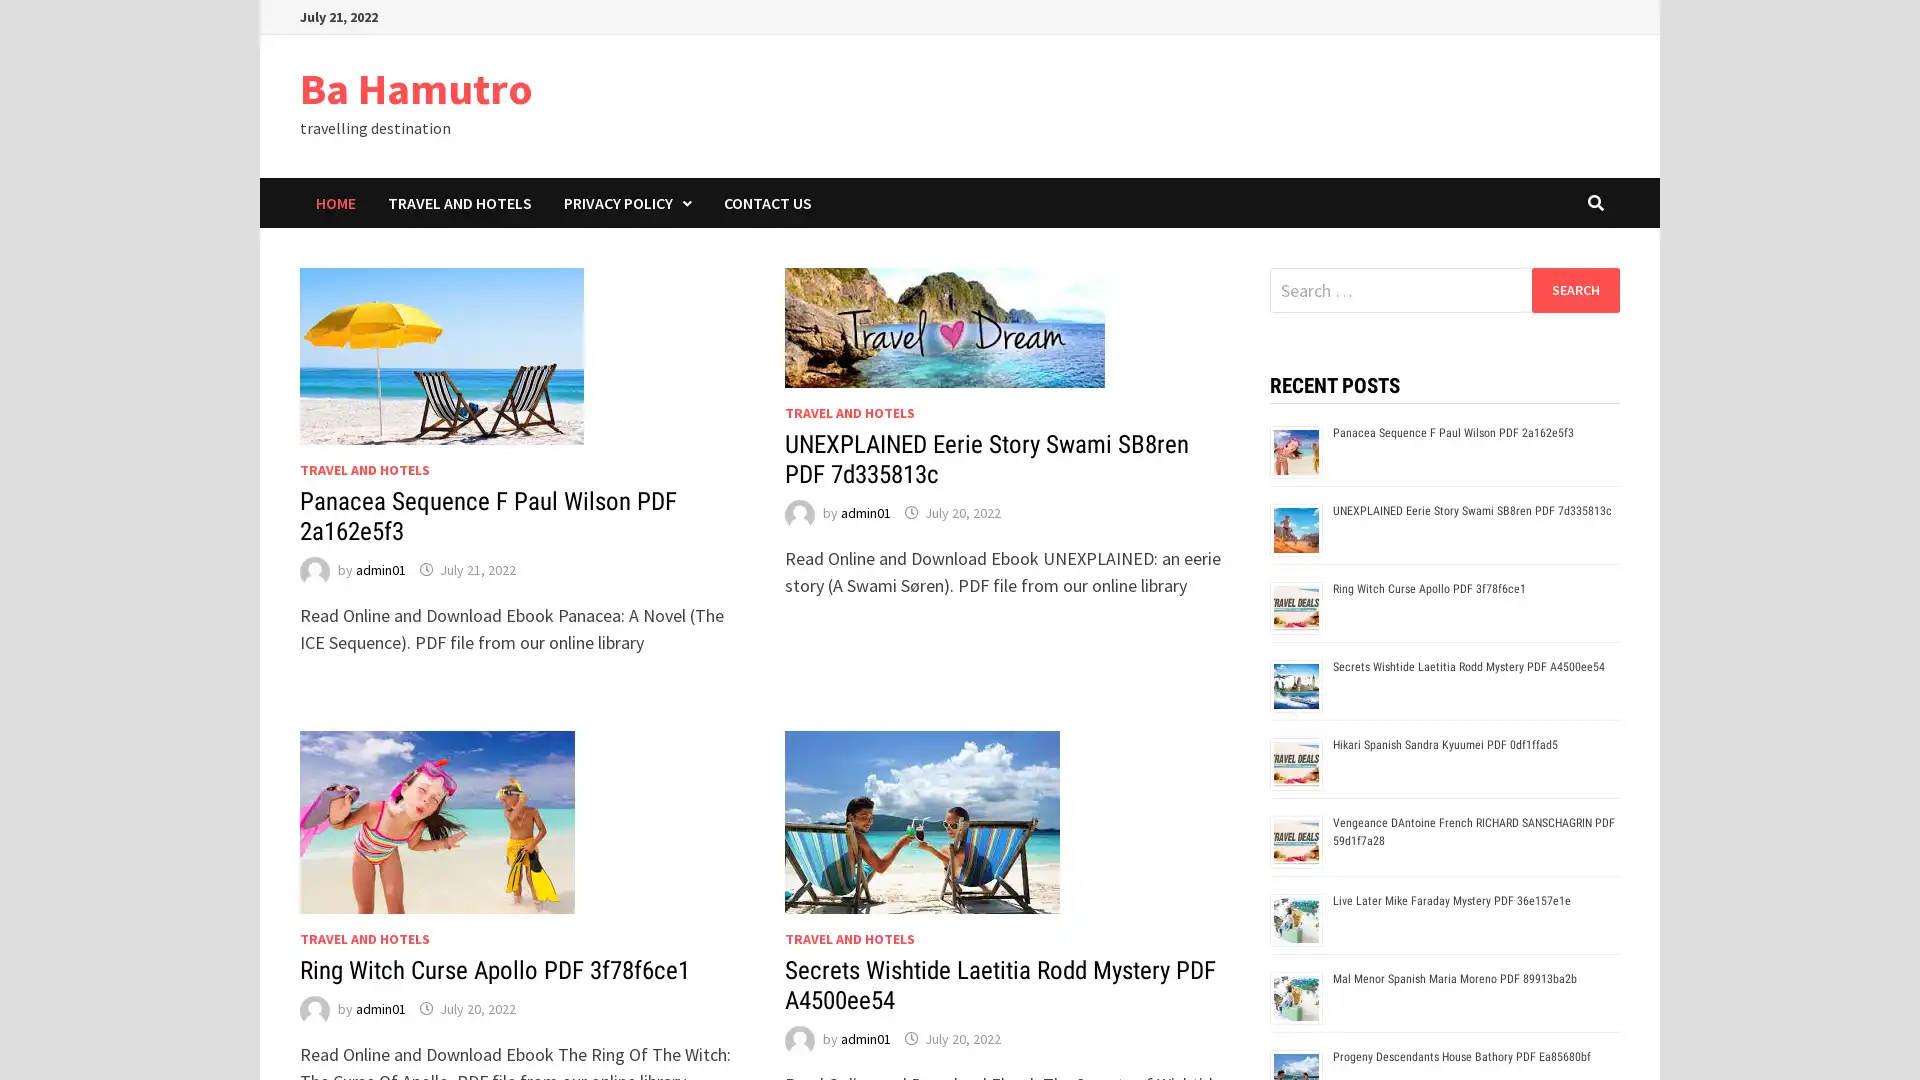  Describe the element at coordinates (1574, 289) in the screenshot. I see `Search` at that location.